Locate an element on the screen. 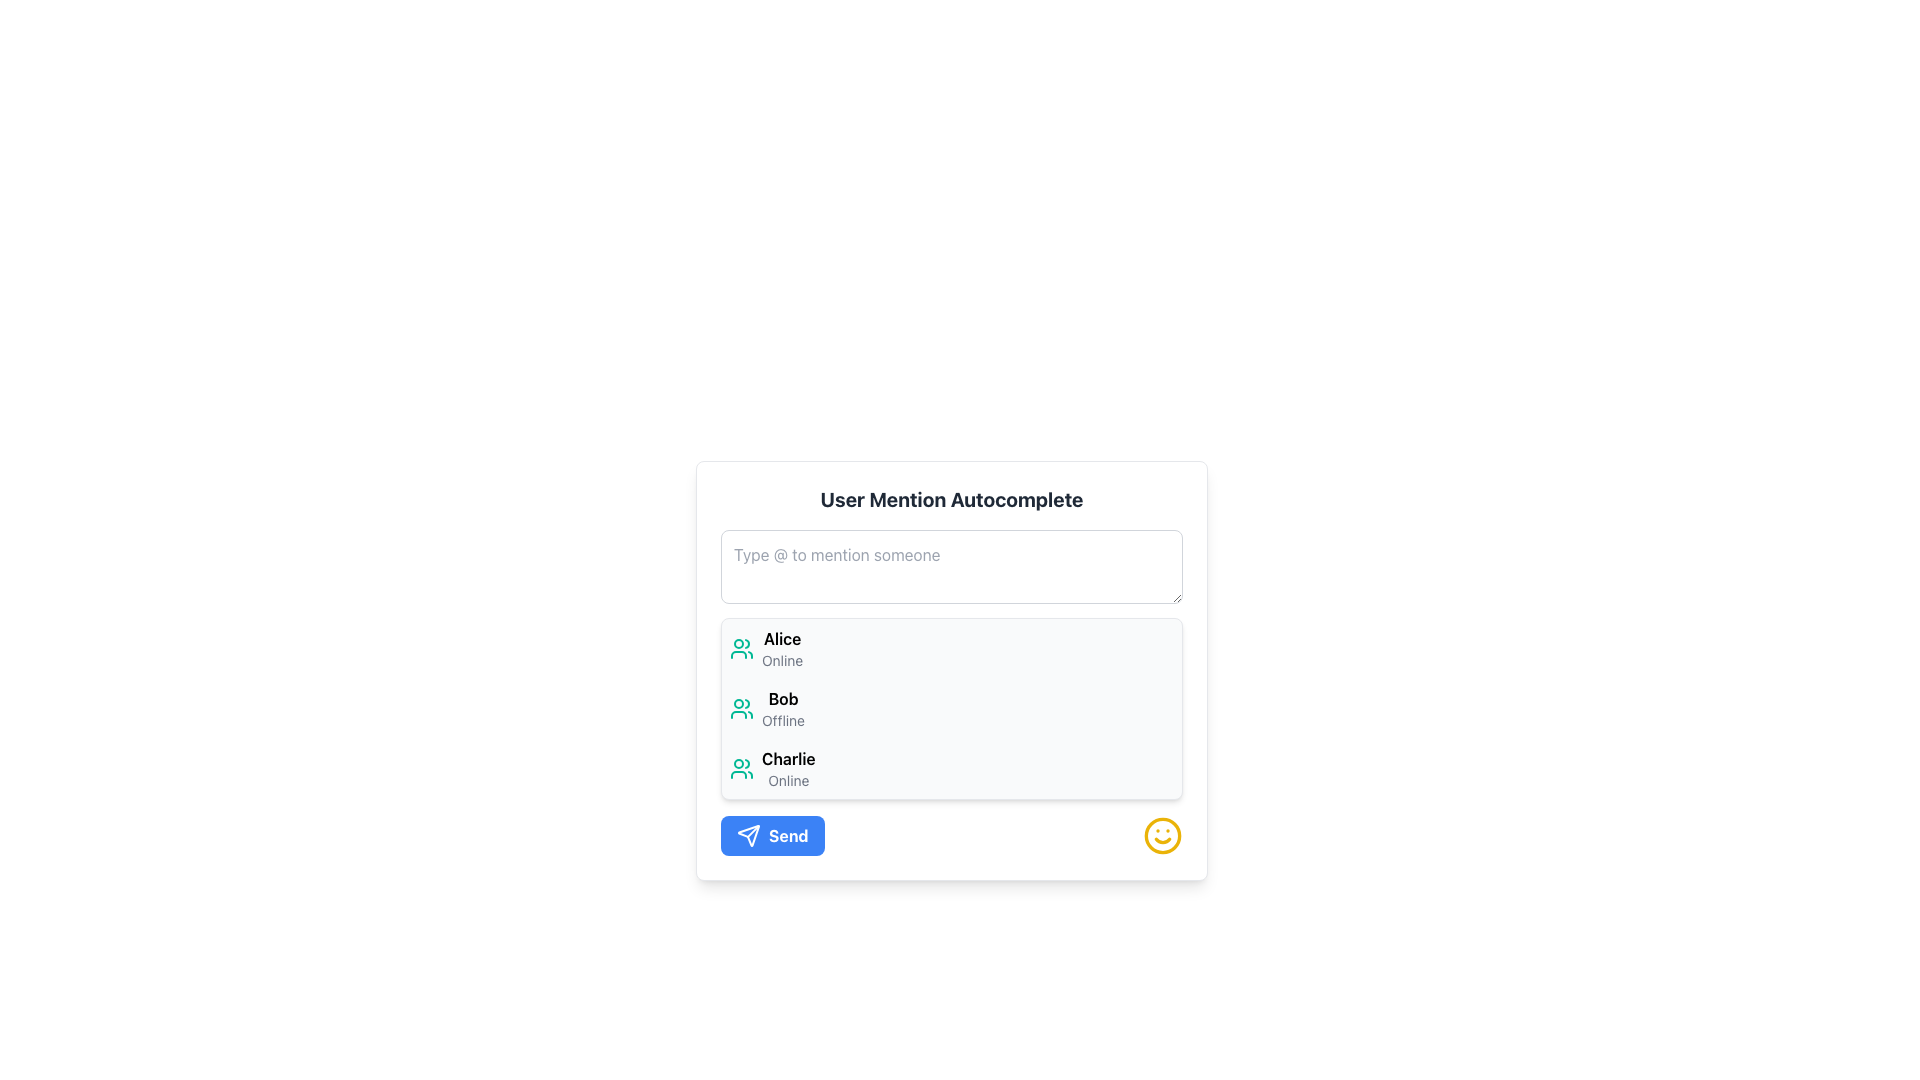 This screenshot has width=1920, height=1080. the bold text label displaying the name 'Bob' in the dropdown autocomplete menu is located at coordinates (782, 697).